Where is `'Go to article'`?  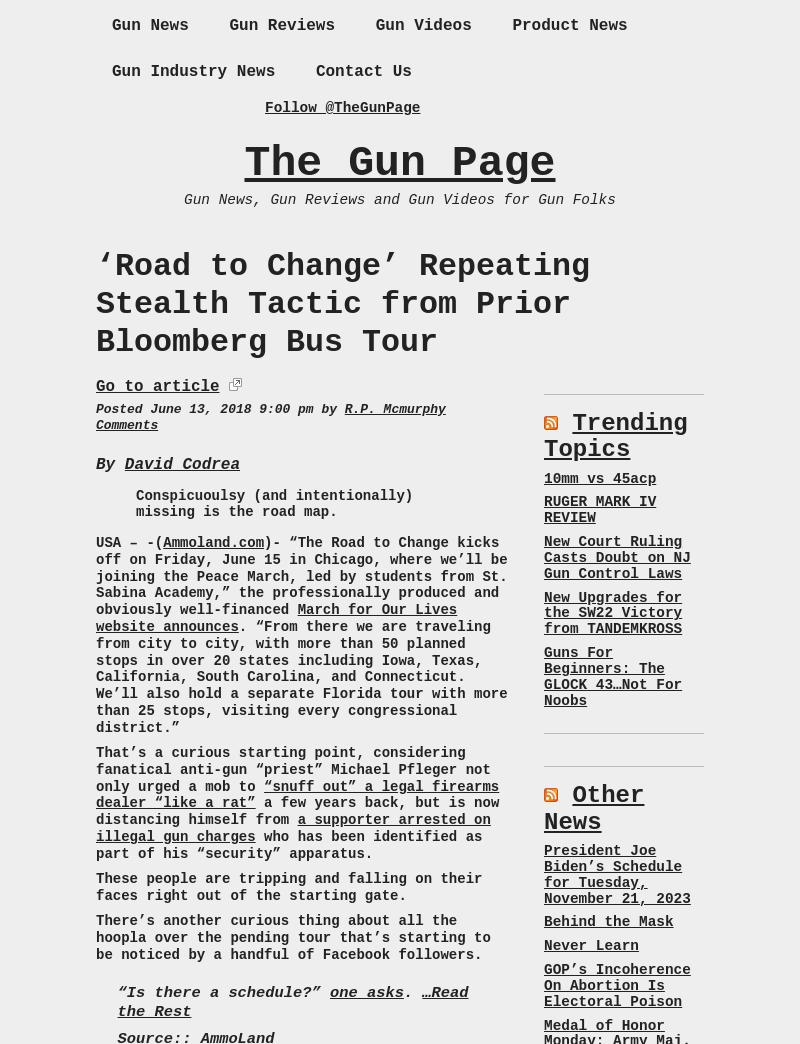
'Go to article' is located at coordinates (157, 385).